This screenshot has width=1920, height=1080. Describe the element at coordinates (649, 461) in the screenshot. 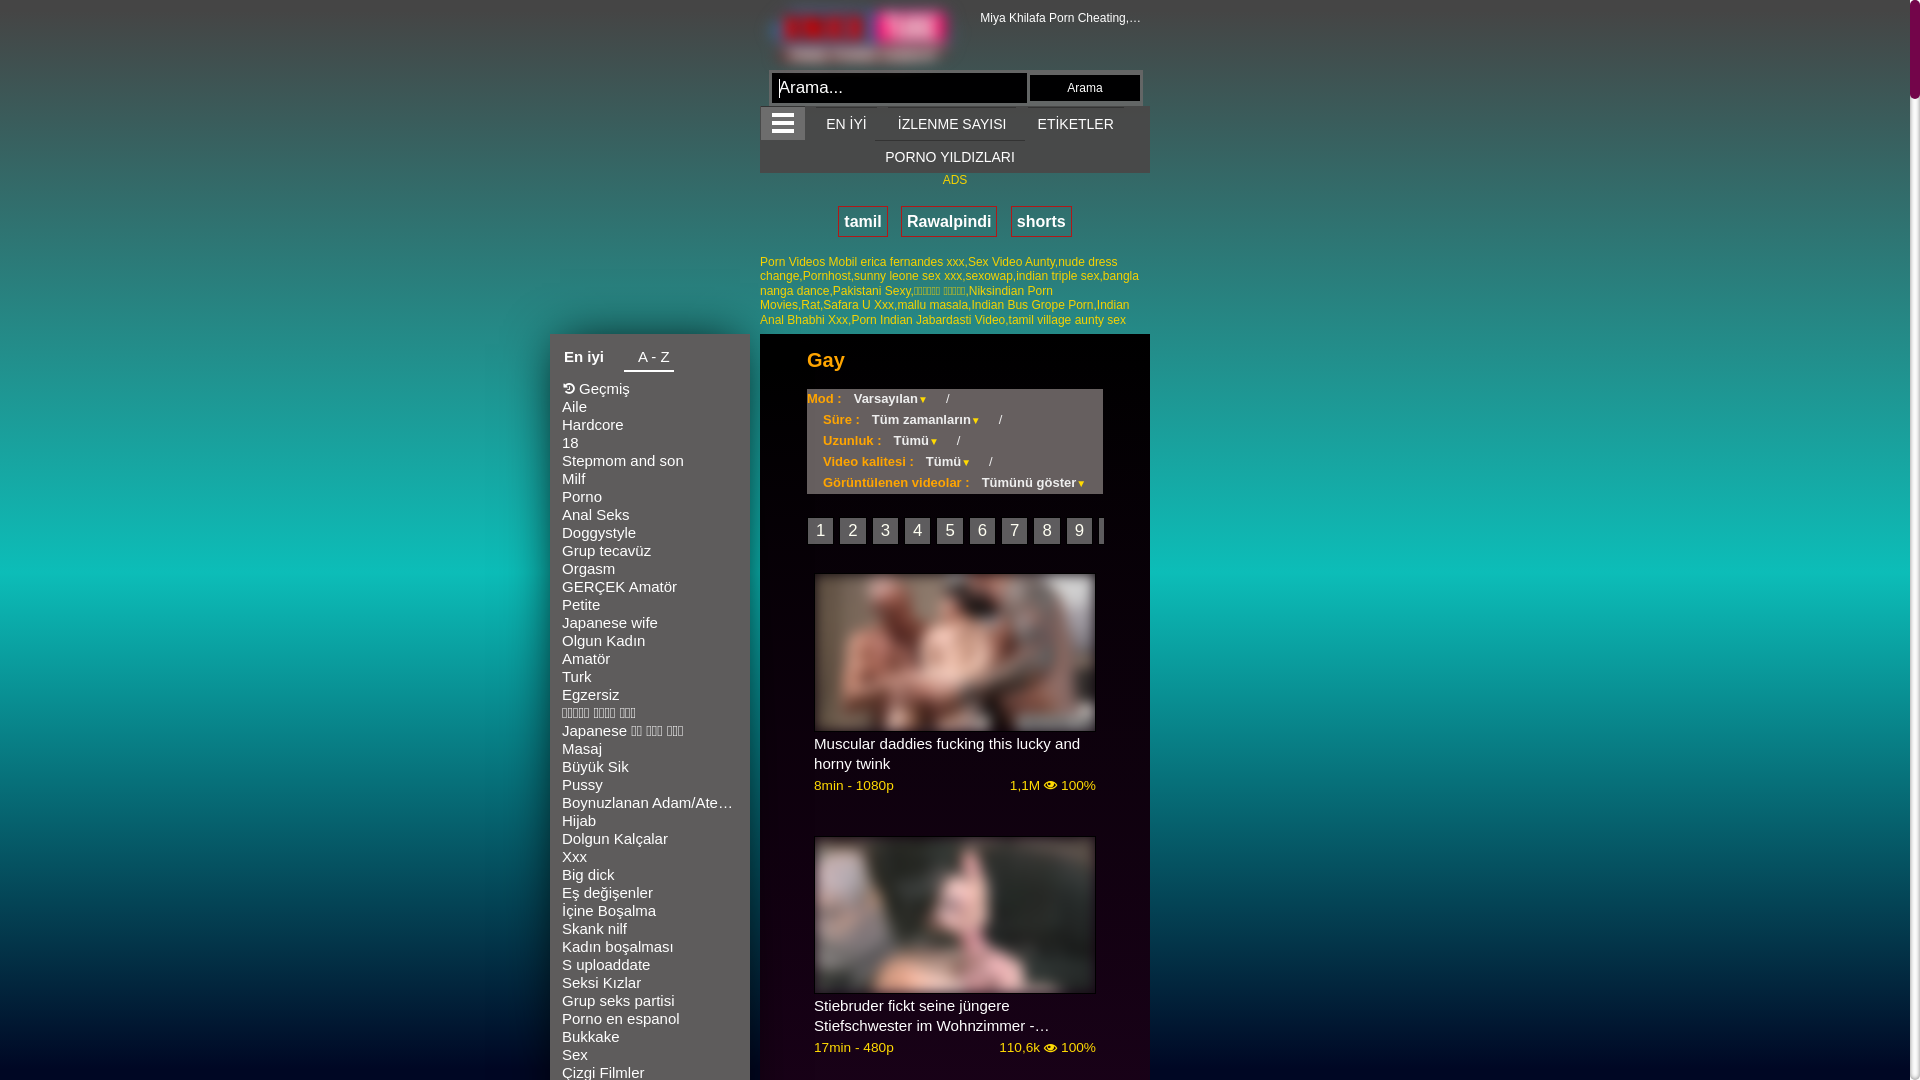

I see `'Stepmom and son'` at that location.